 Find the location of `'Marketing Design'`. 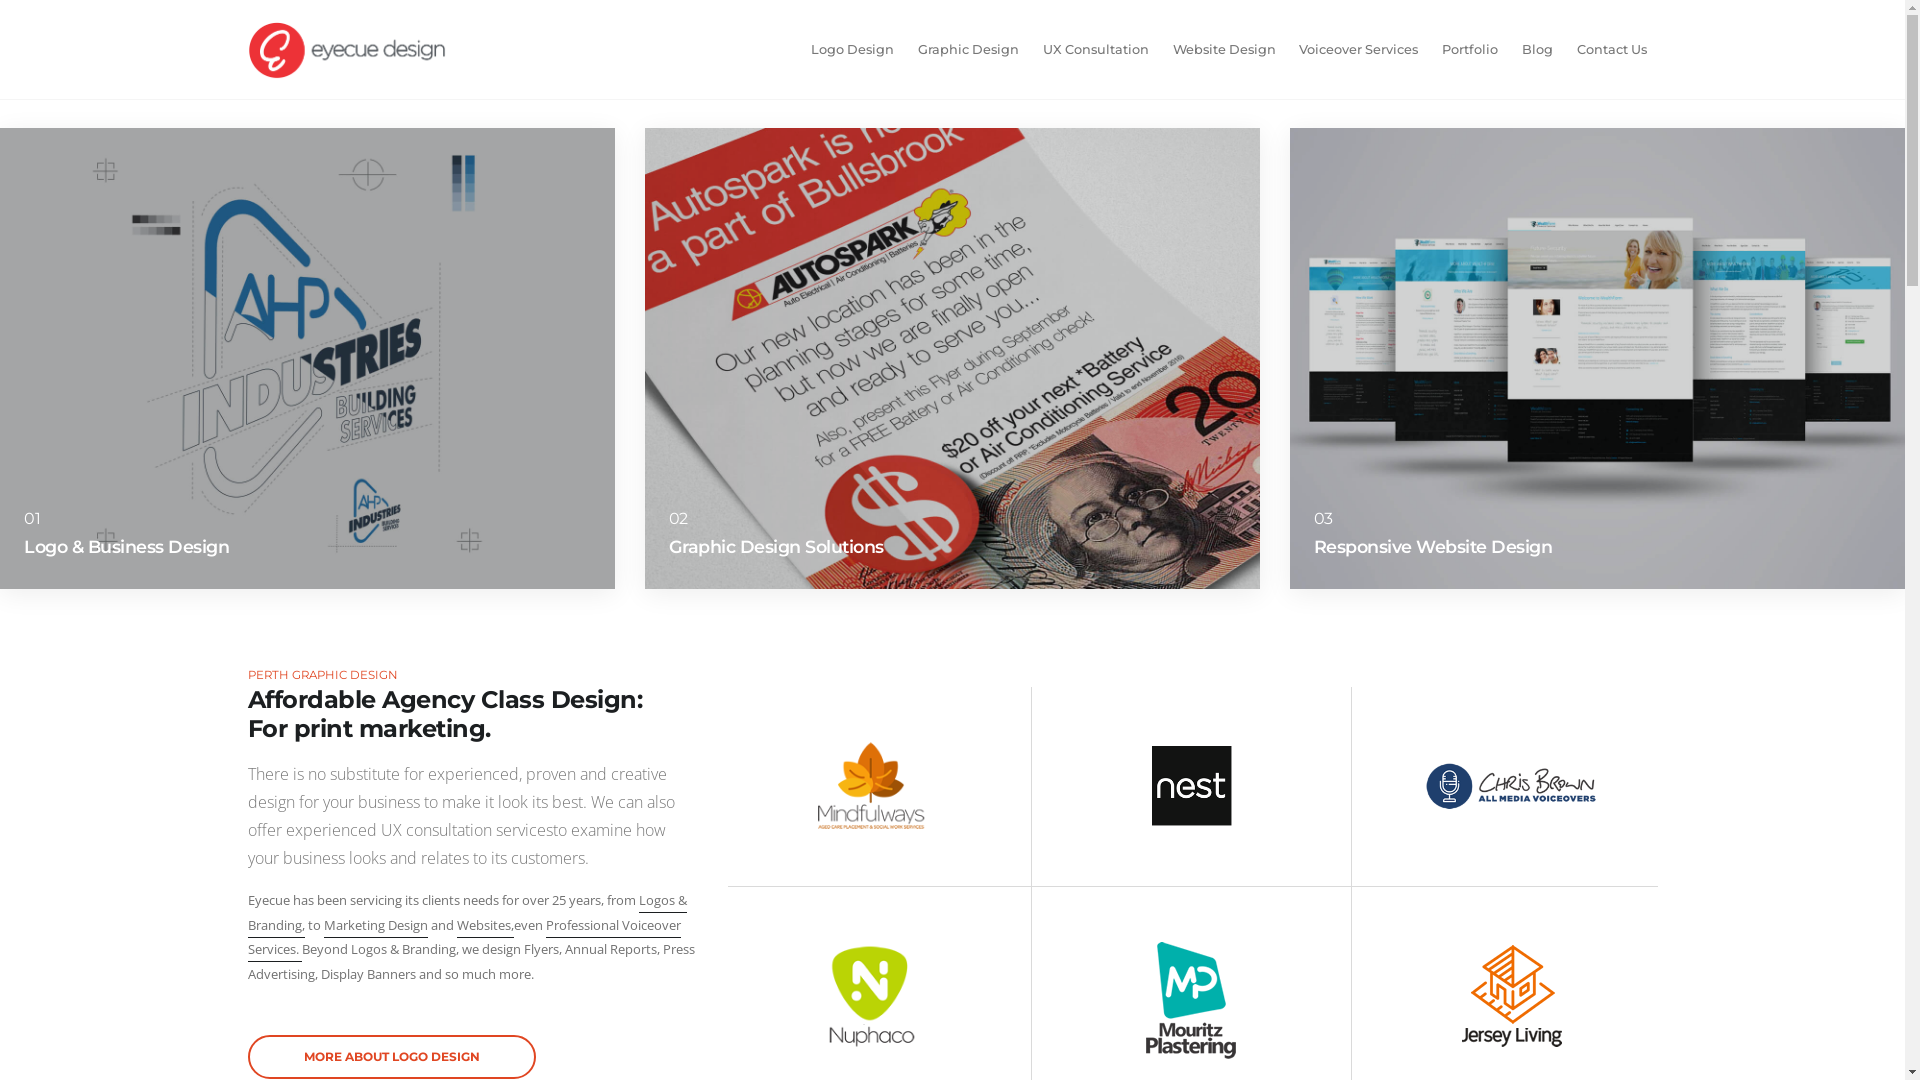

'Marketing Design' is located at coordinates (375, 926).